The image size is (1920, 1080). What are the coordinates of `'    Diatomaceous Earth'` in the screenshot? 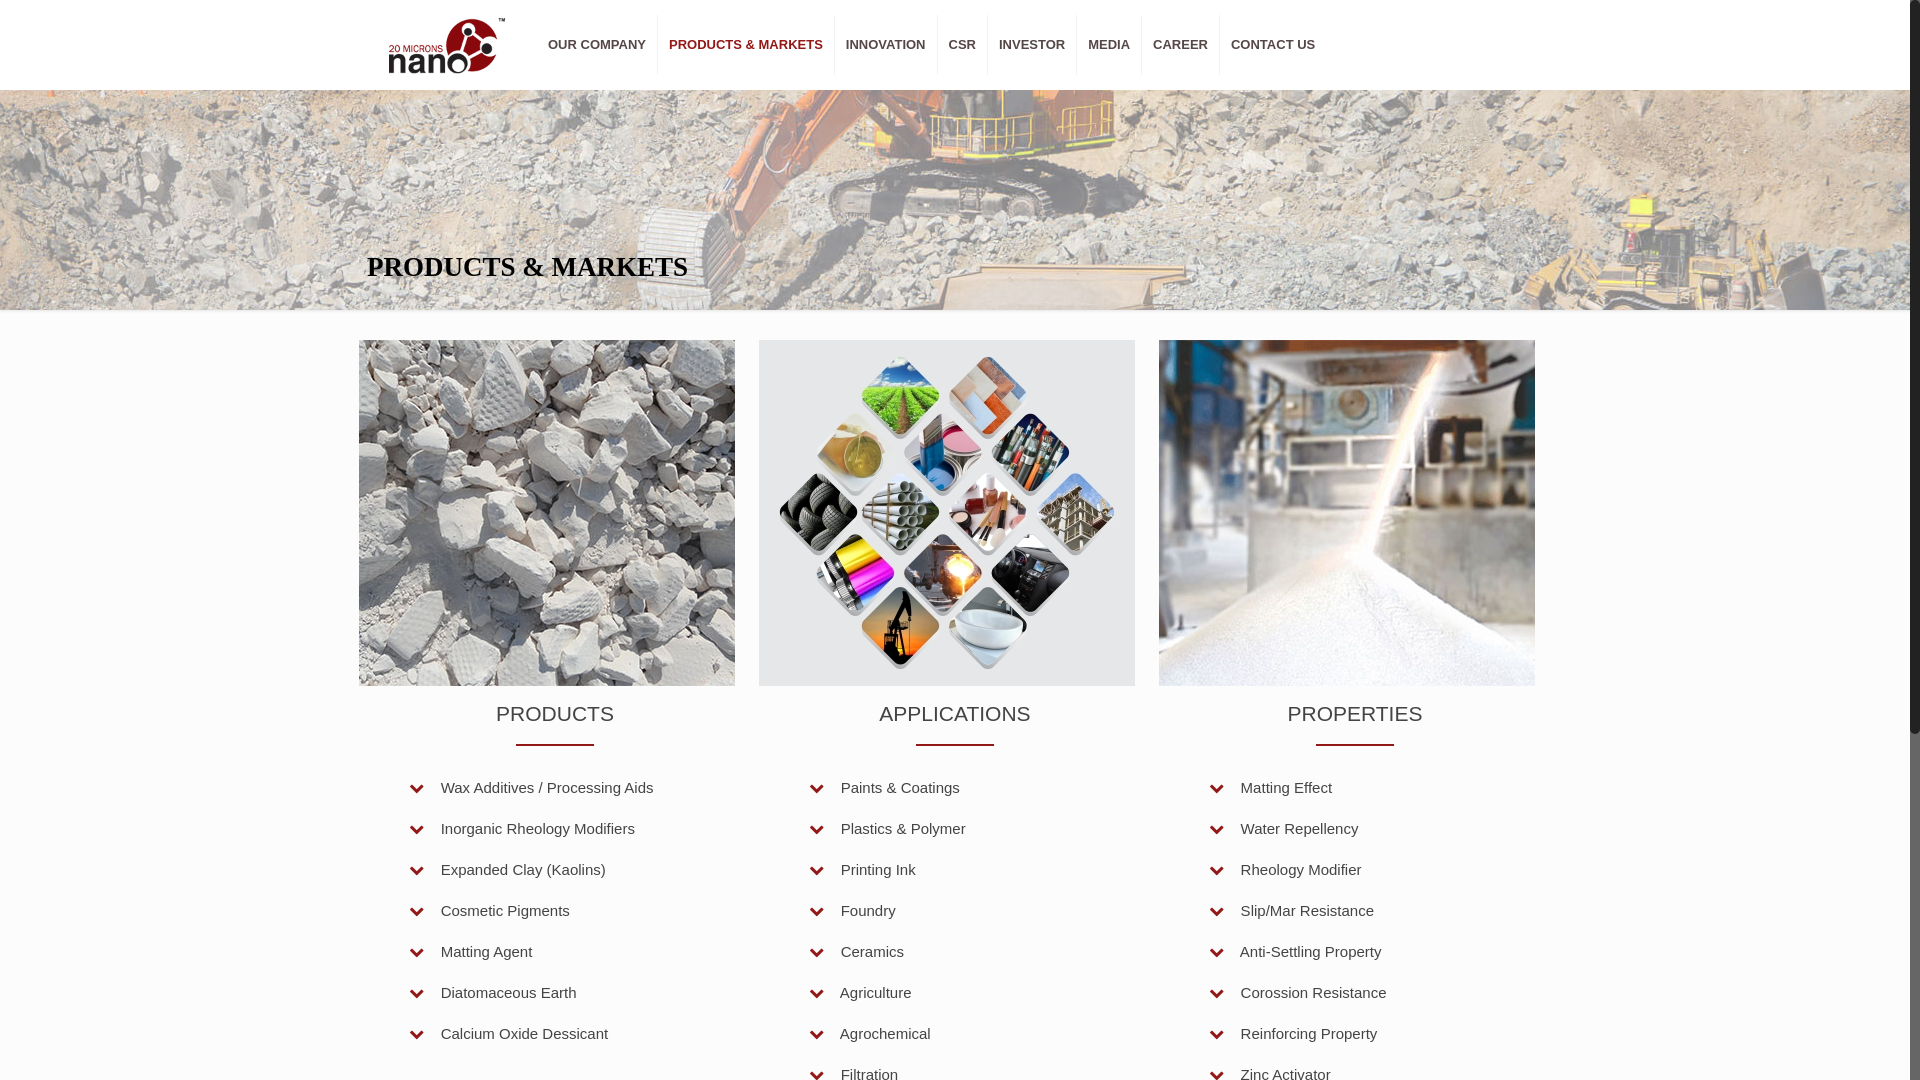 It's located at (493, 992).